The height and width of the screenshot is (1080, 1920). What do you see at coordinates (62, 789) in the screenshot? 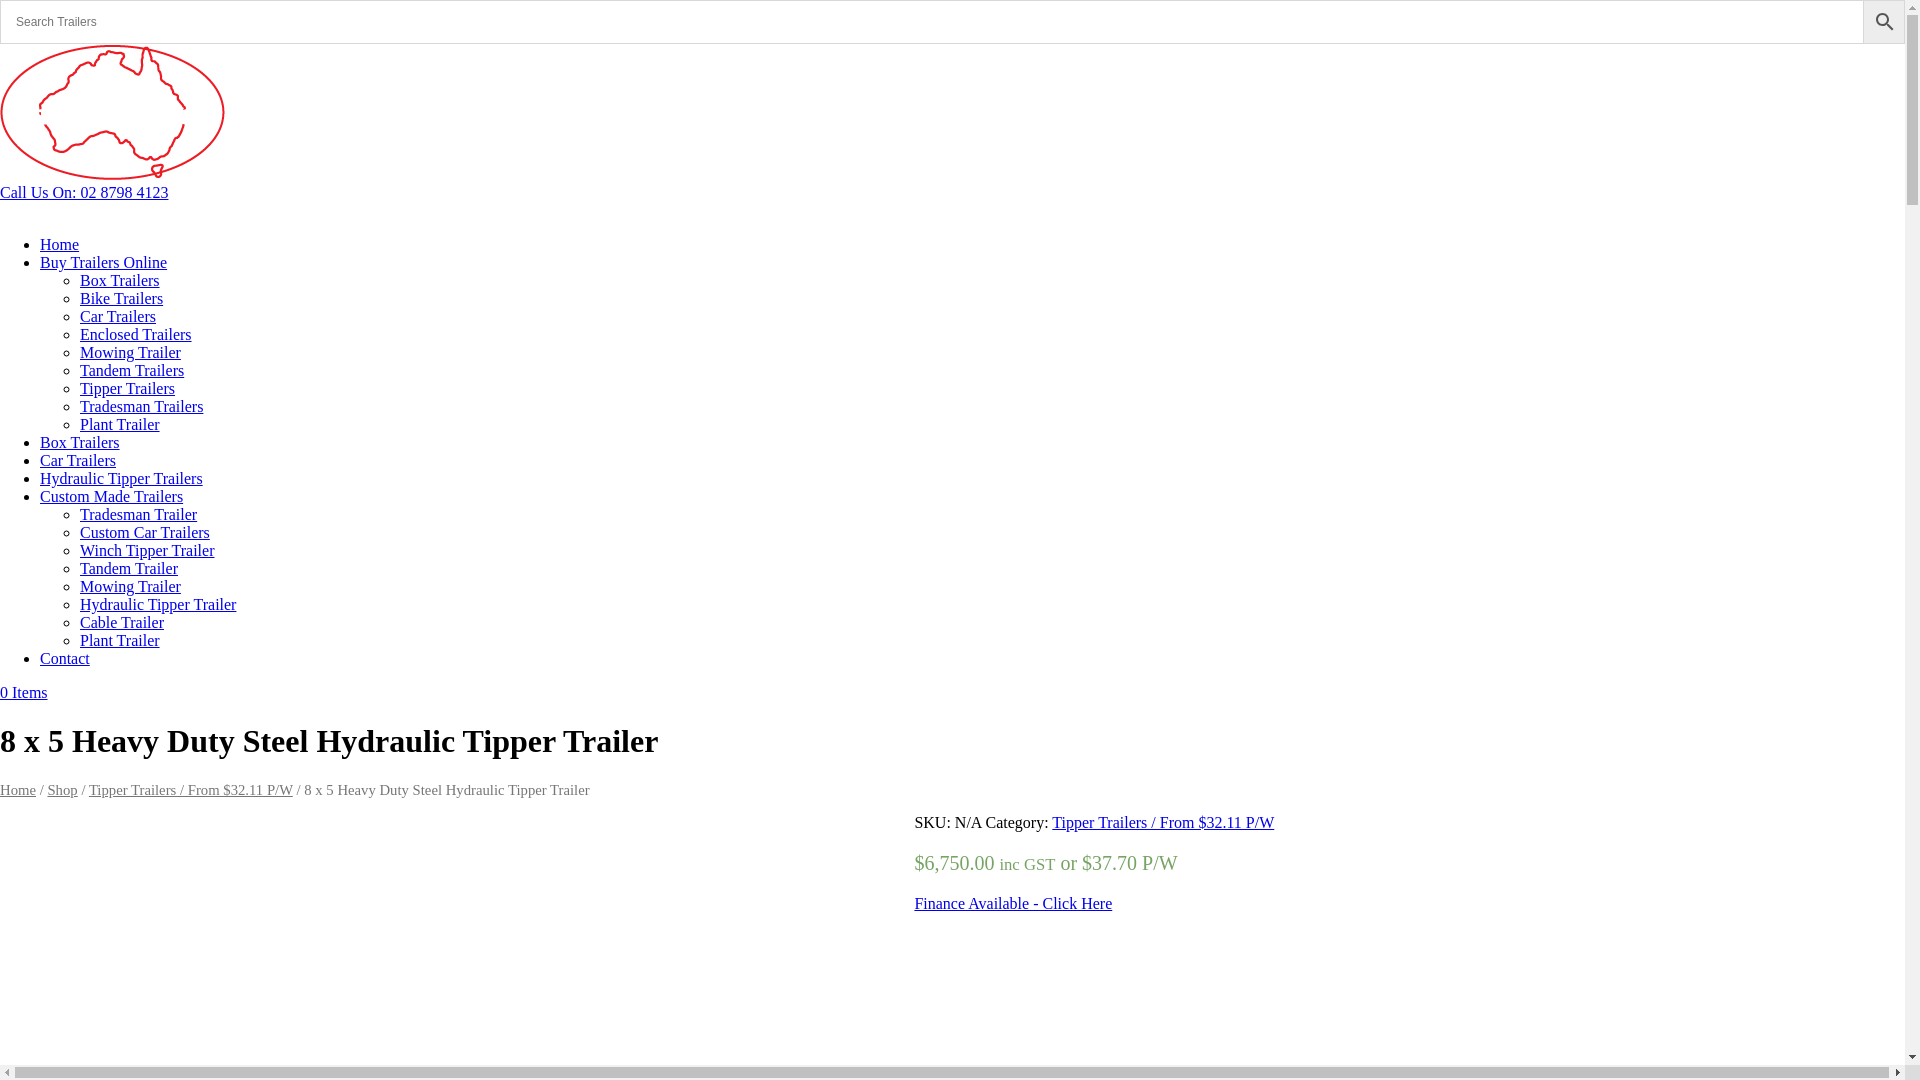
I see `'Shop'` at bounding box center [62, 789].